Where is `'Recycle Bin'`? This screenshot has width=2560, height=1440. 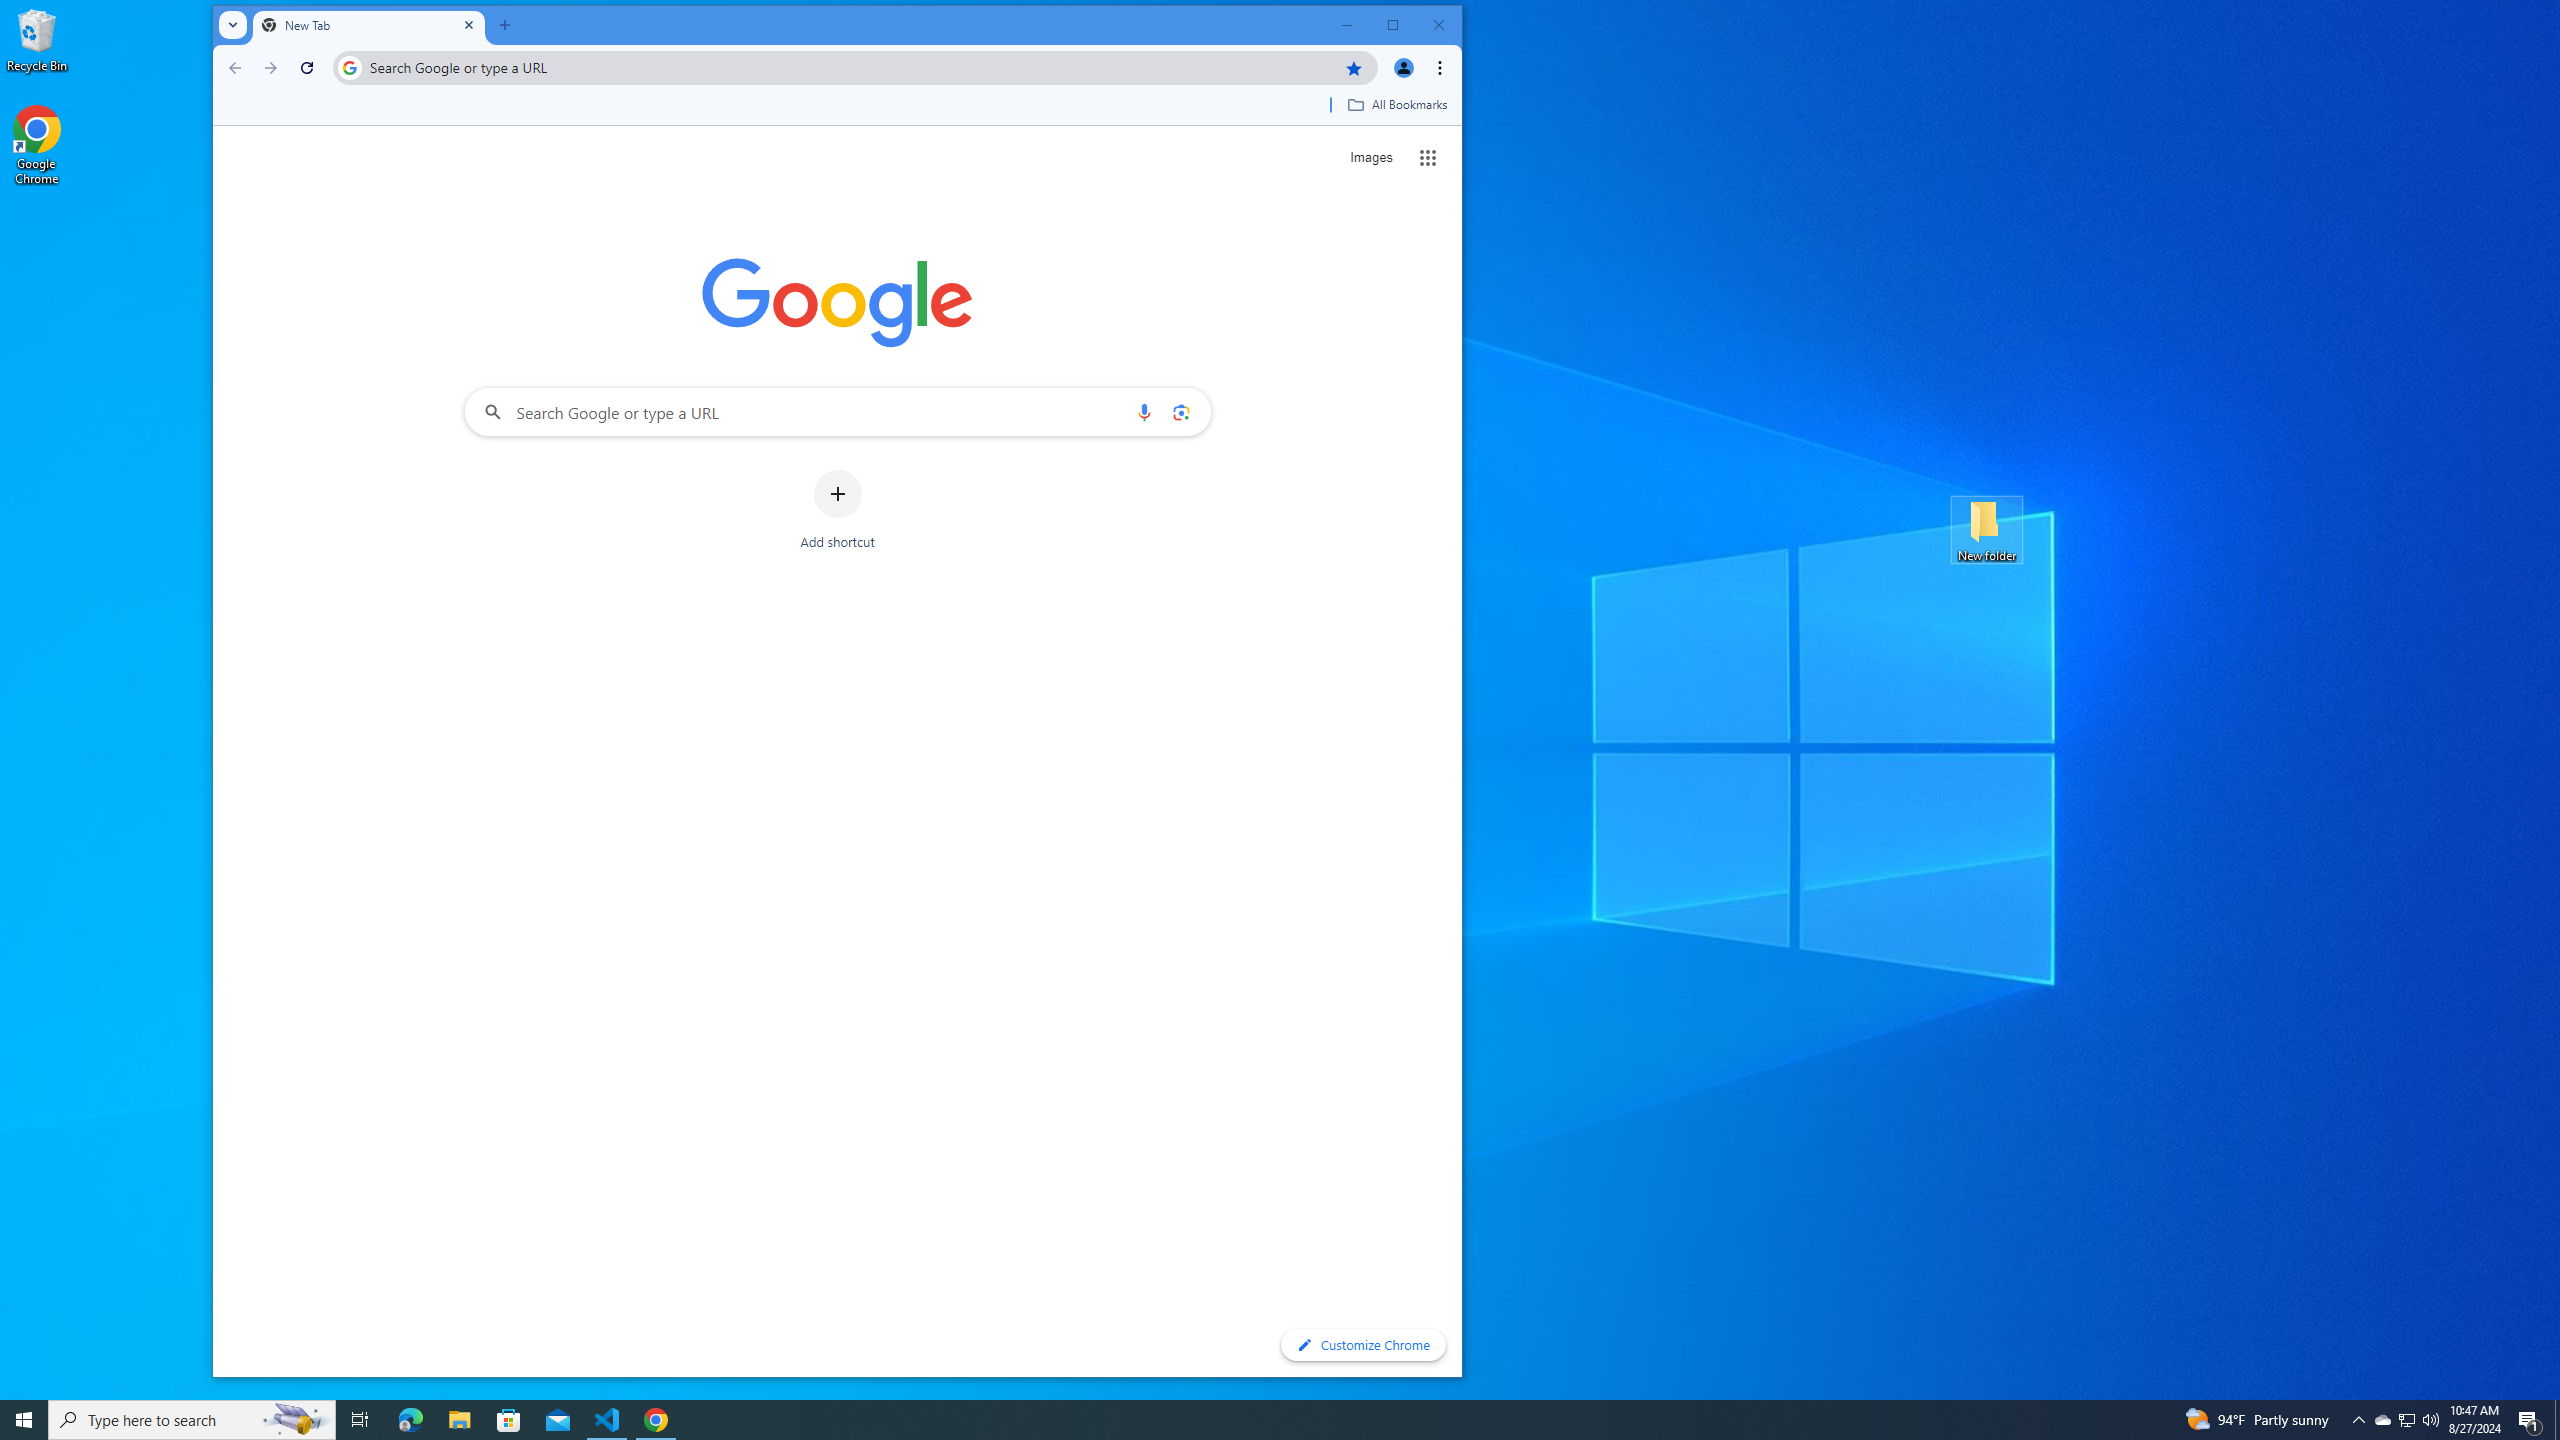
'Recycle Bin' is located at coordinates (36, 38).